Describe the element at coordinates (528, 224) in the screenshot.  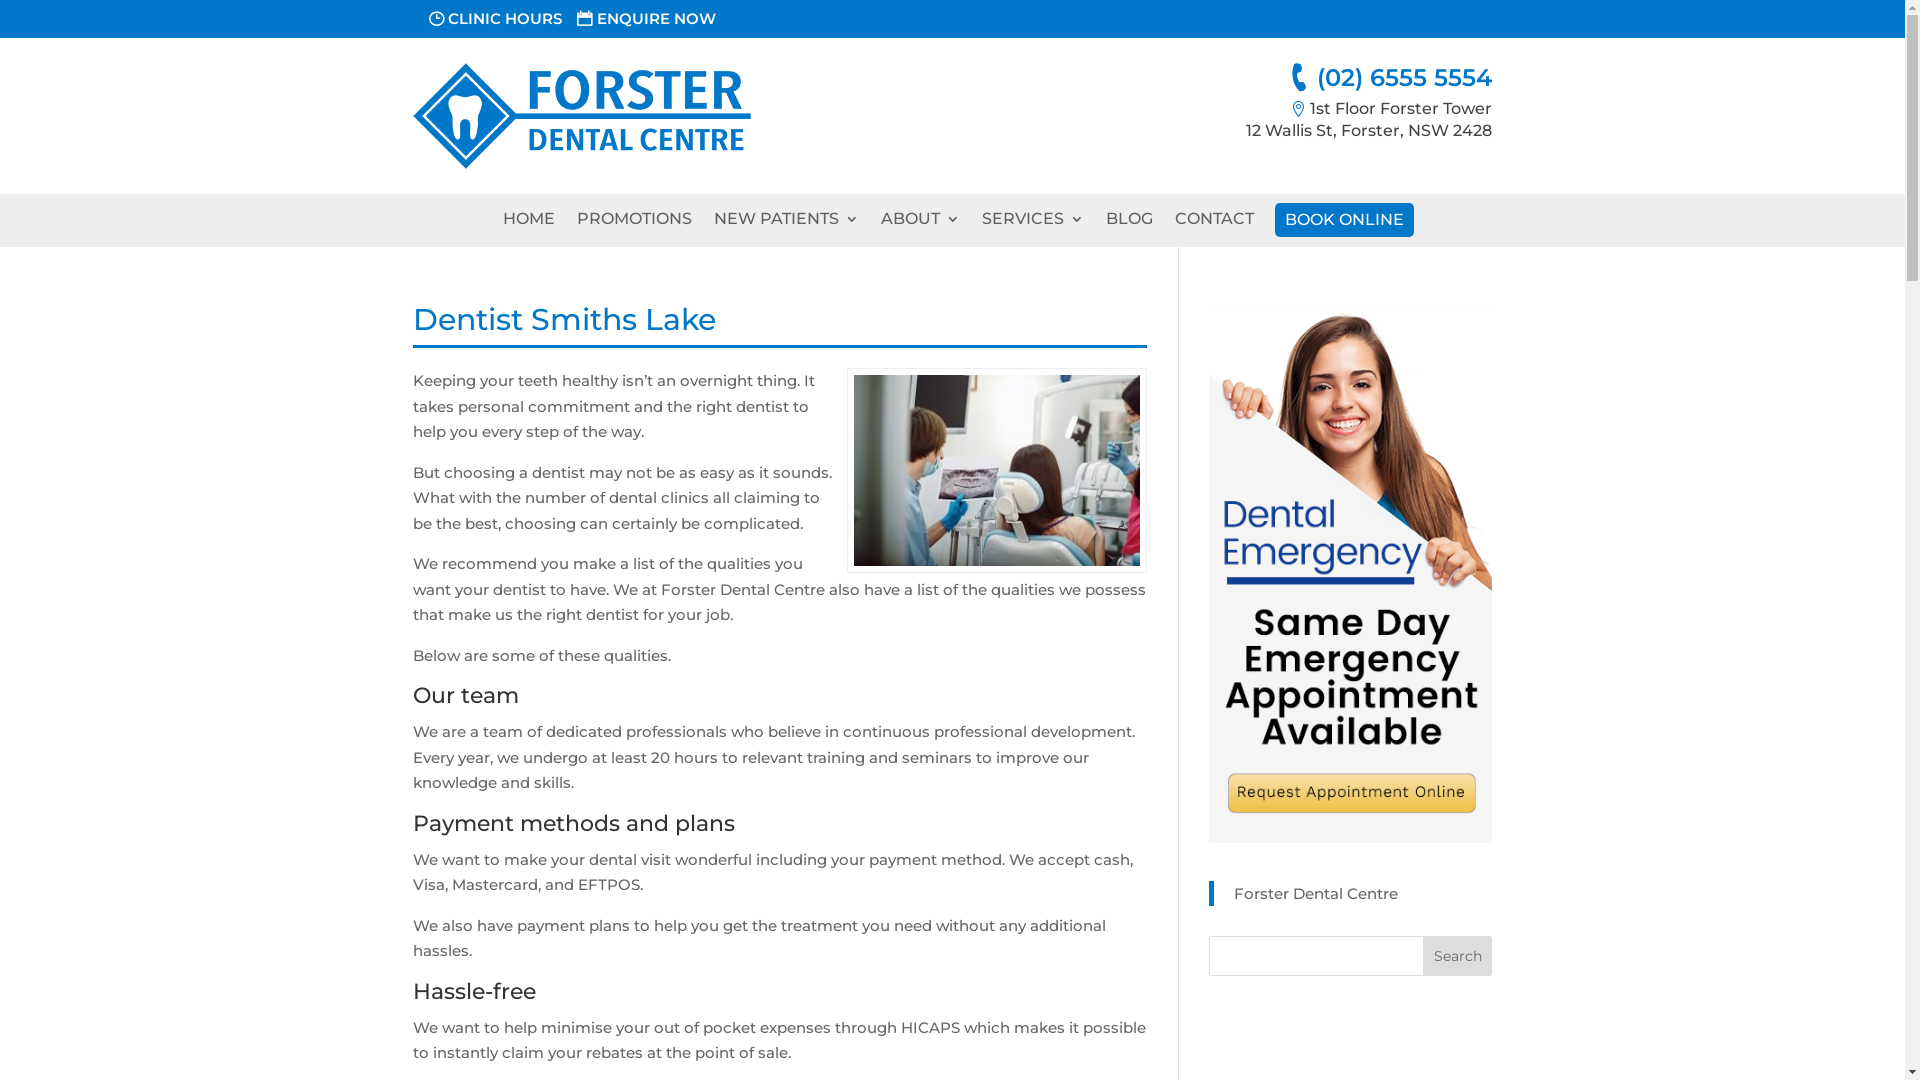
I see `'HOME'` at that location.